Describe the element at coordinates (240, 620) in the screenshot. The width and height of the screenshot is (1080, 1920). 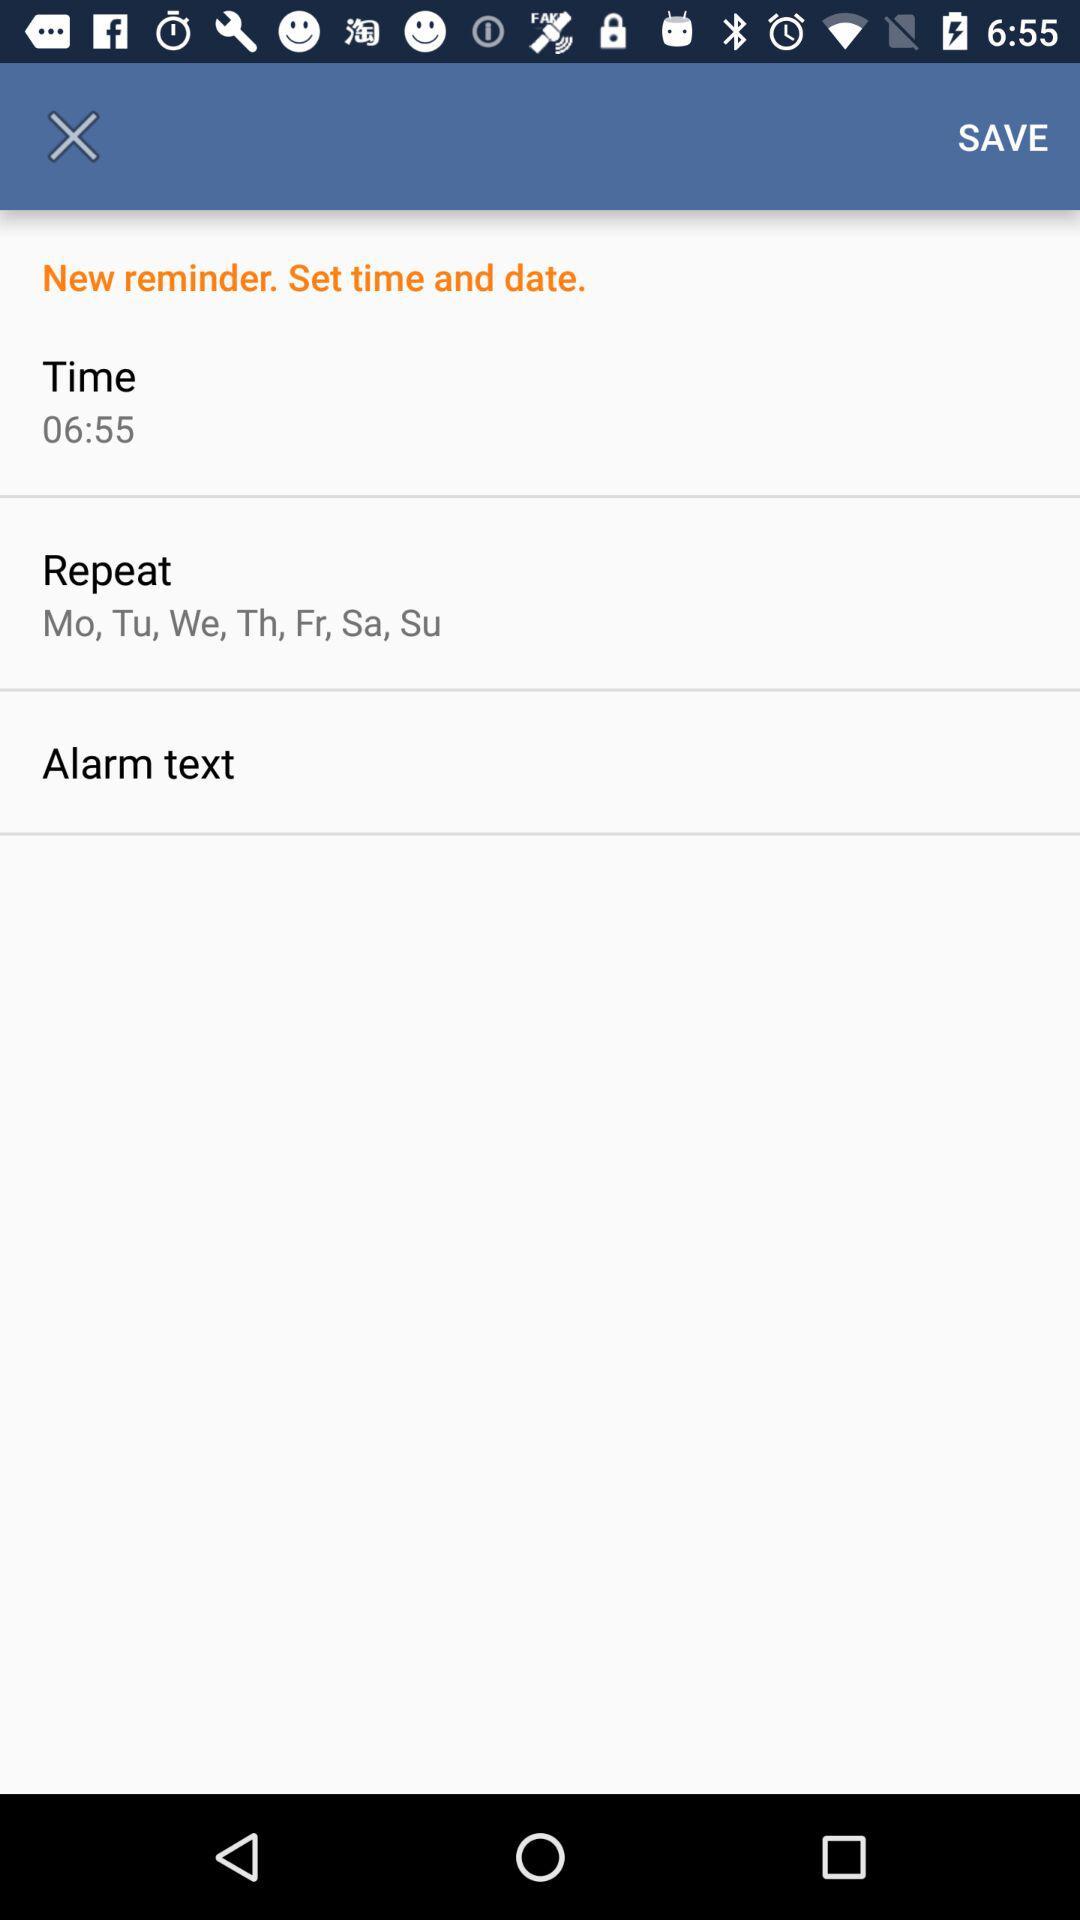
I see `item above the alarm text icon` at that location.